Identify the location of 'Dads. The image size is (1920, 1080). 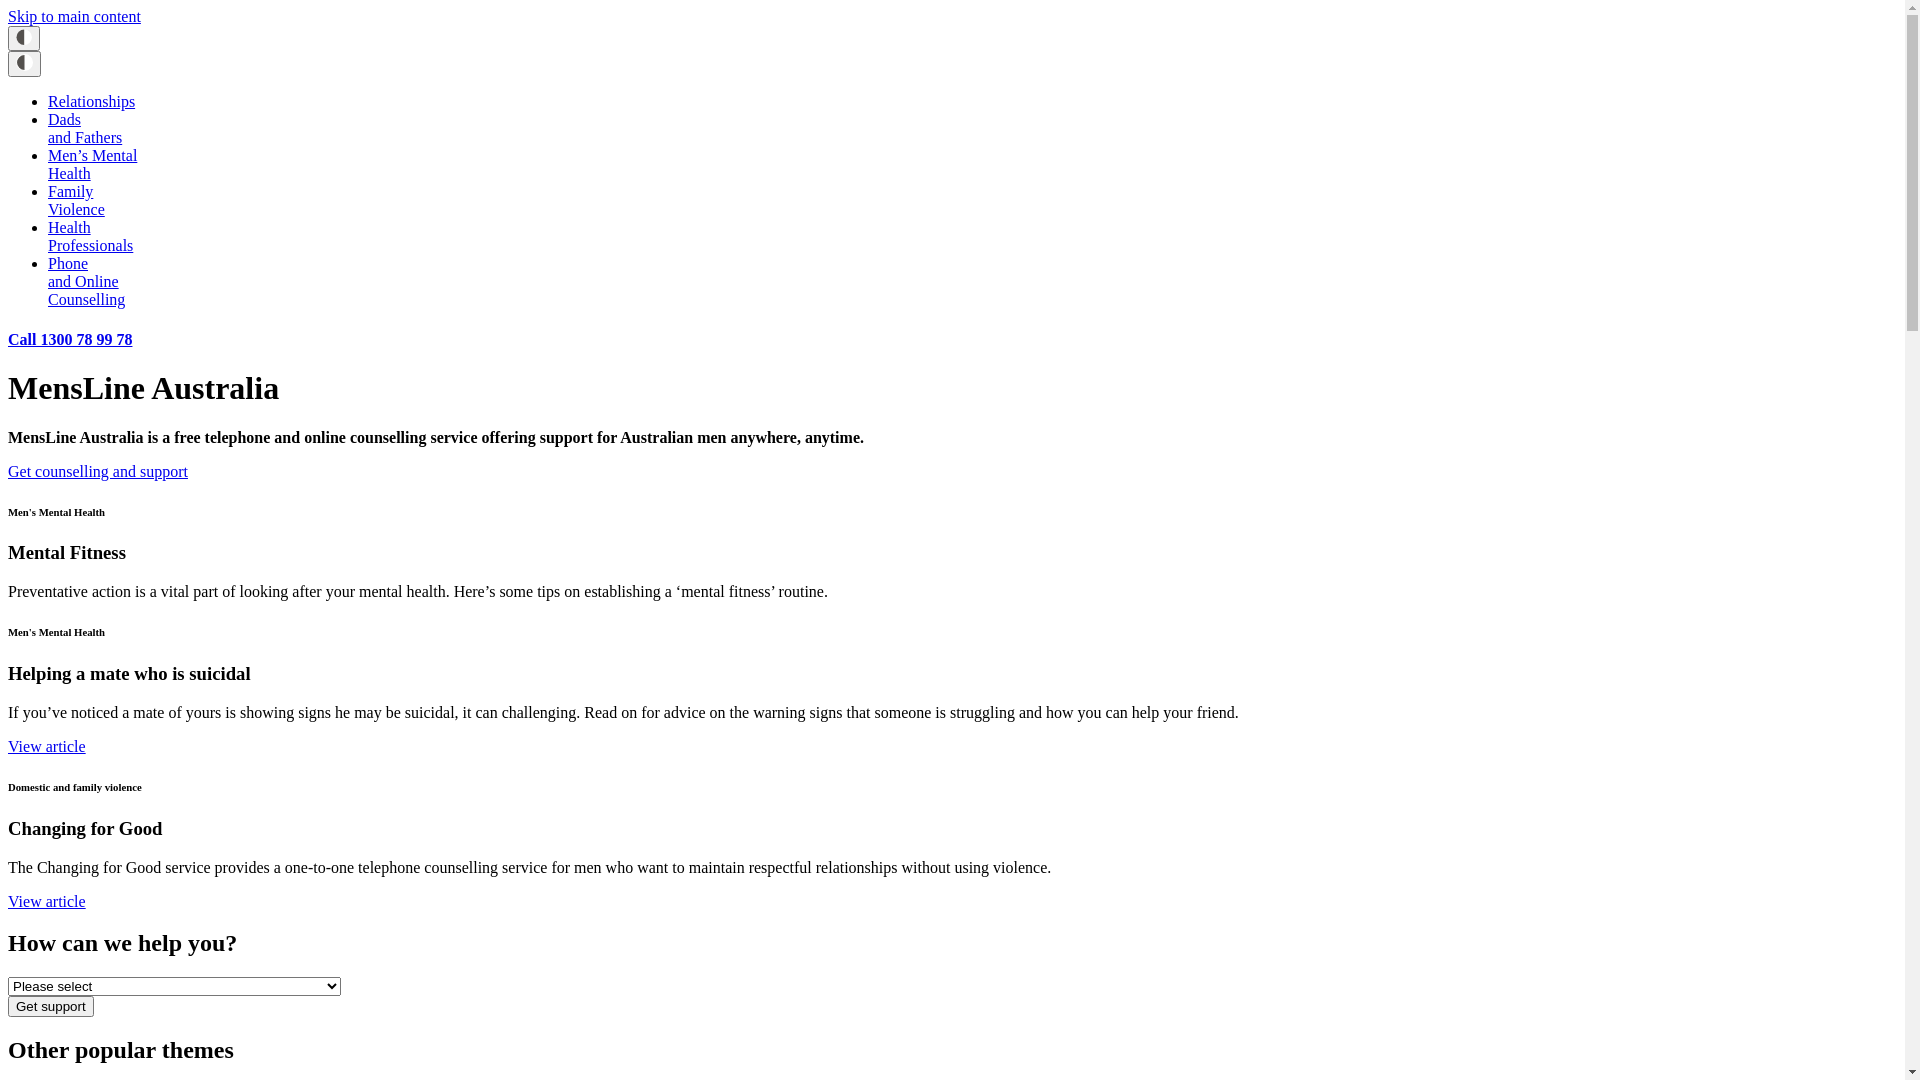
(84, 128).